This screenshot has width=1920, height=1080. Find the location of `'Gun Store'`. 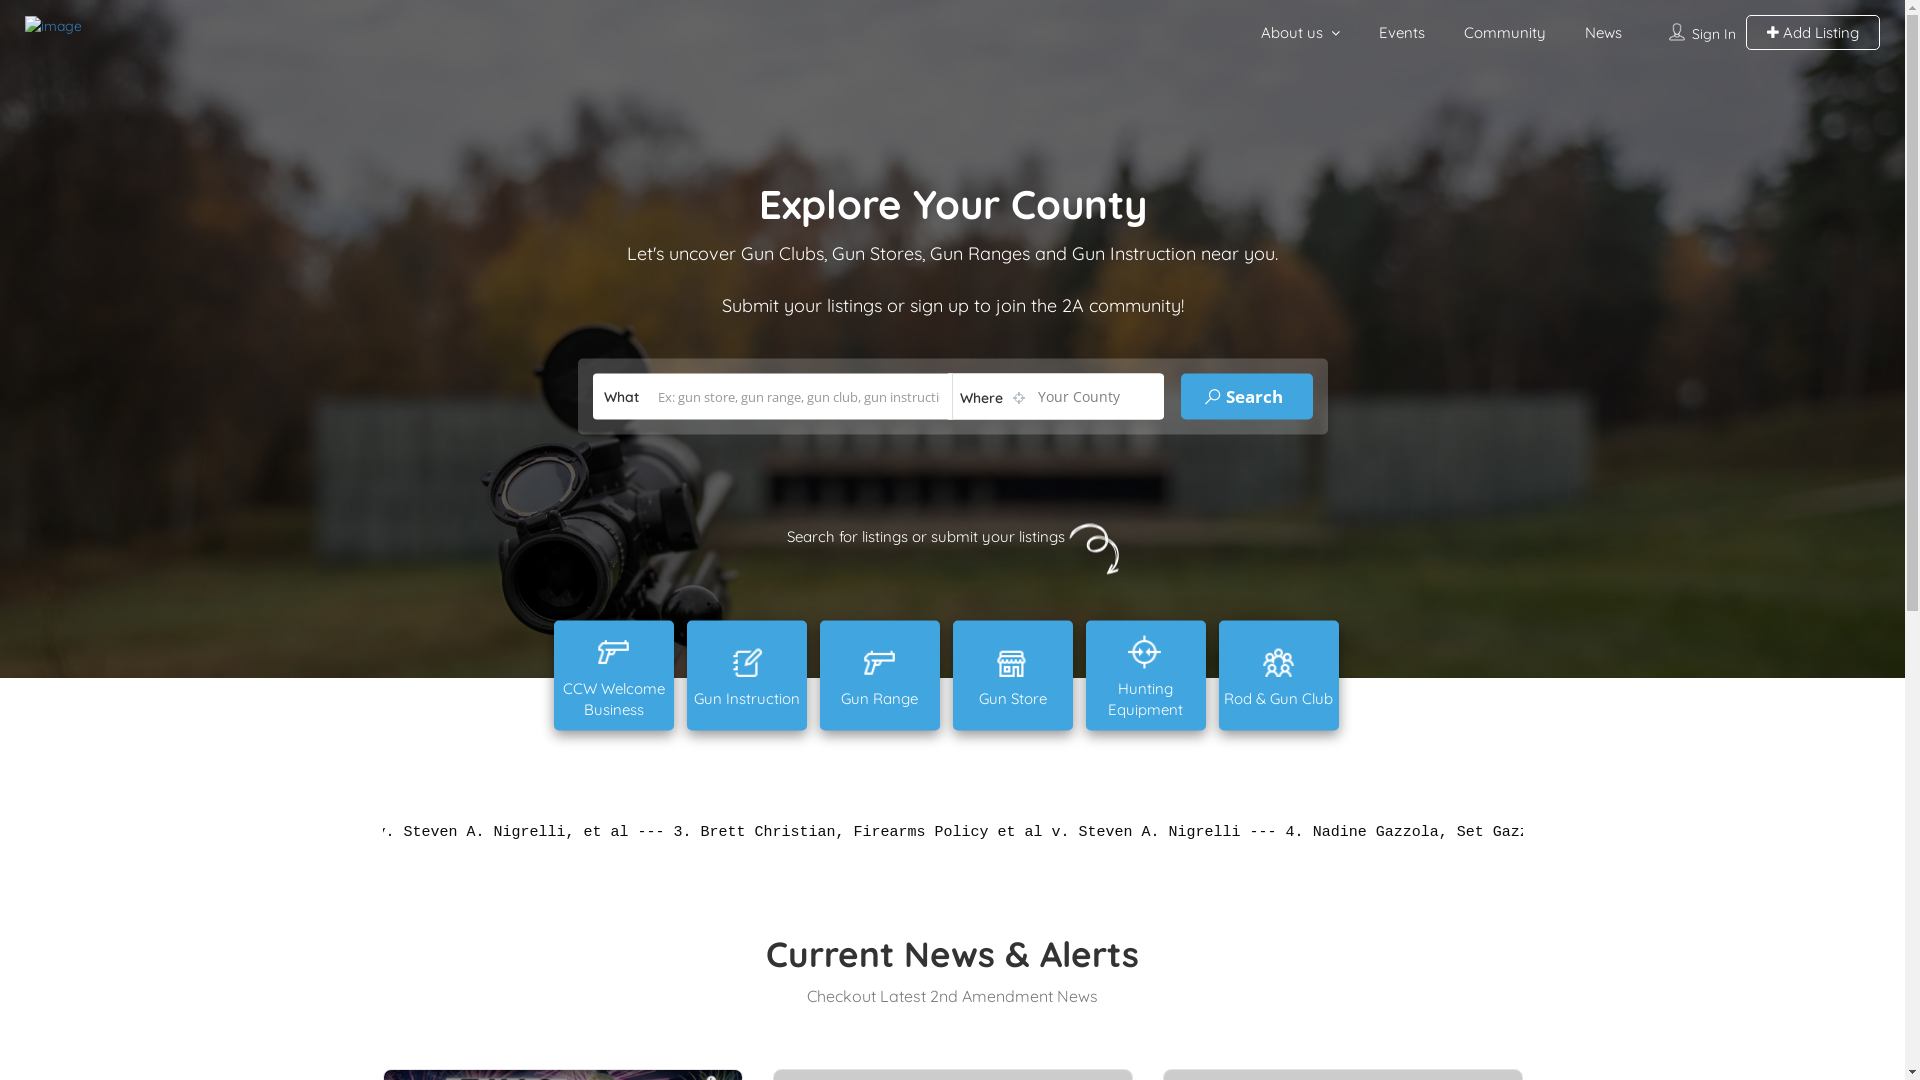

'Gun Store' is located at coordinates (1012, 675).